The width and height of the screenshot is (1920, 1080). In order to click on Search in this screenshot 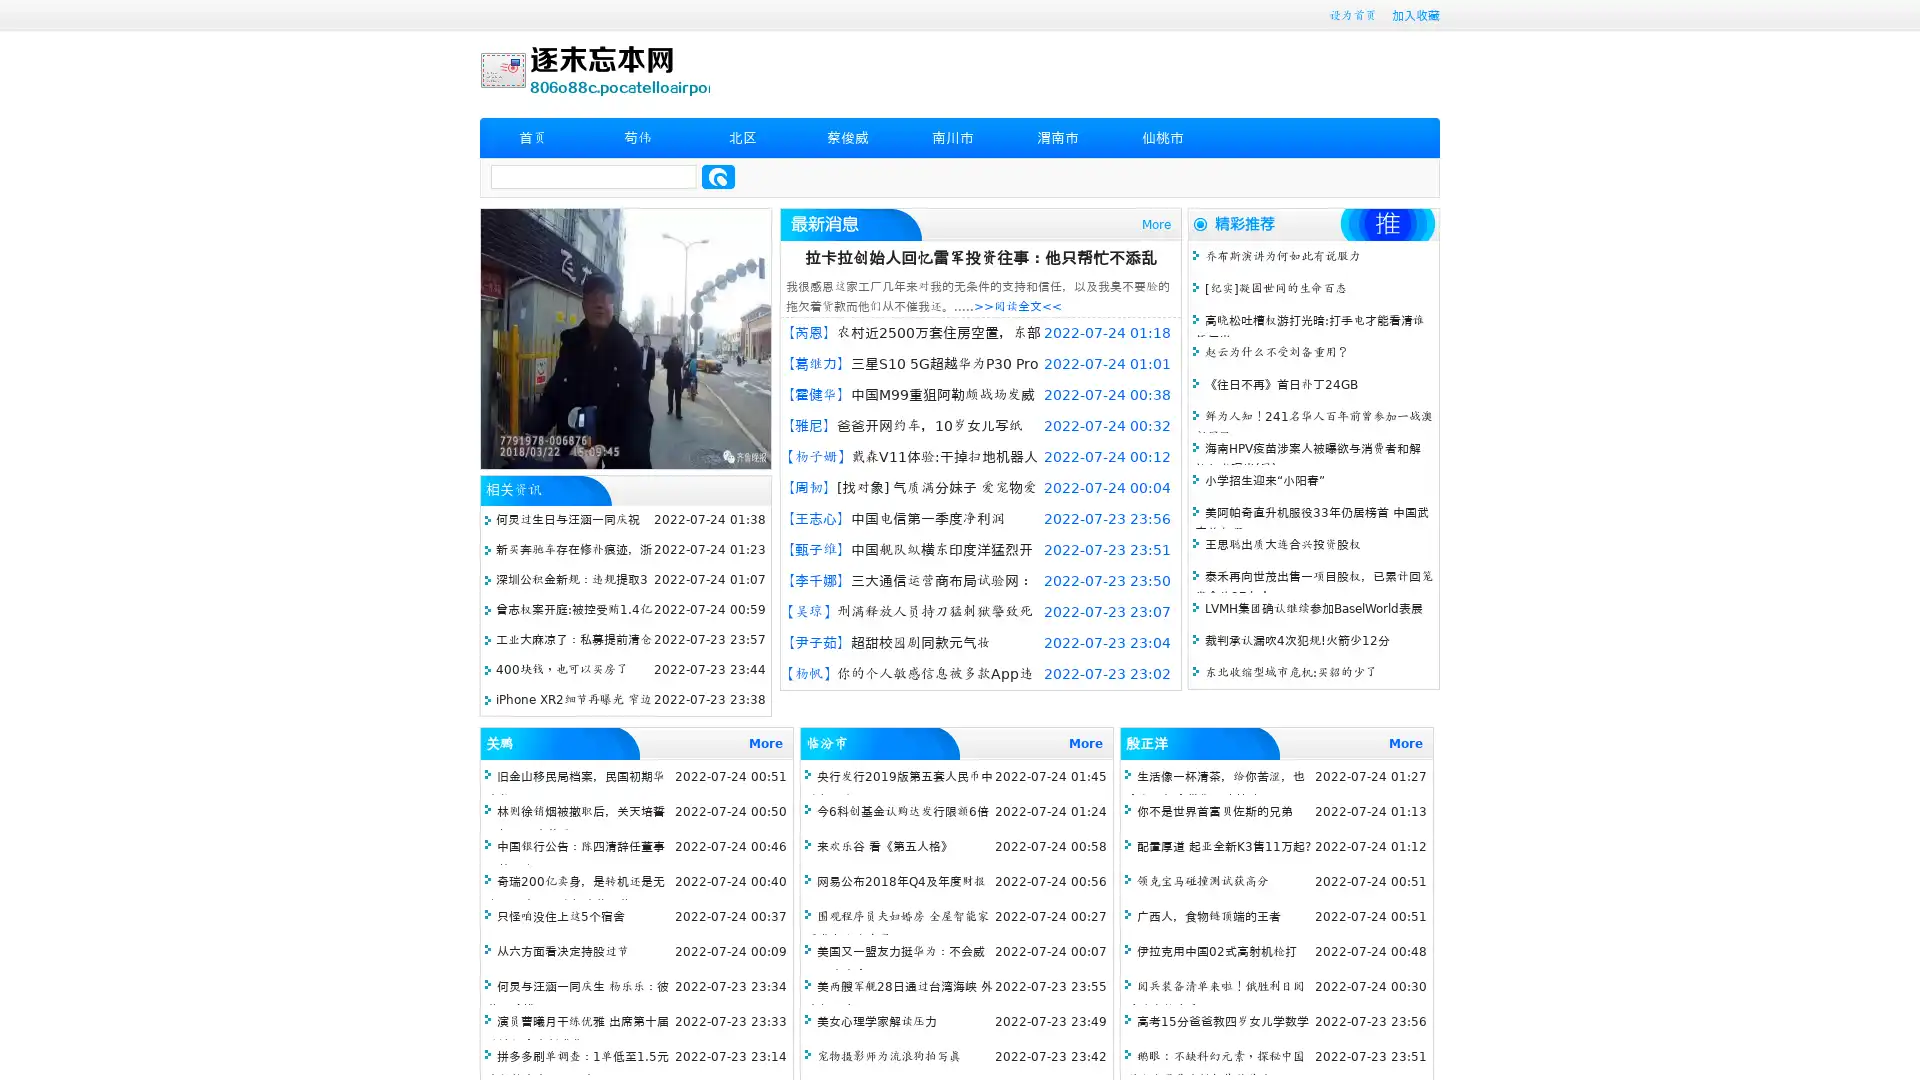, I will do `click(718, 176)`.